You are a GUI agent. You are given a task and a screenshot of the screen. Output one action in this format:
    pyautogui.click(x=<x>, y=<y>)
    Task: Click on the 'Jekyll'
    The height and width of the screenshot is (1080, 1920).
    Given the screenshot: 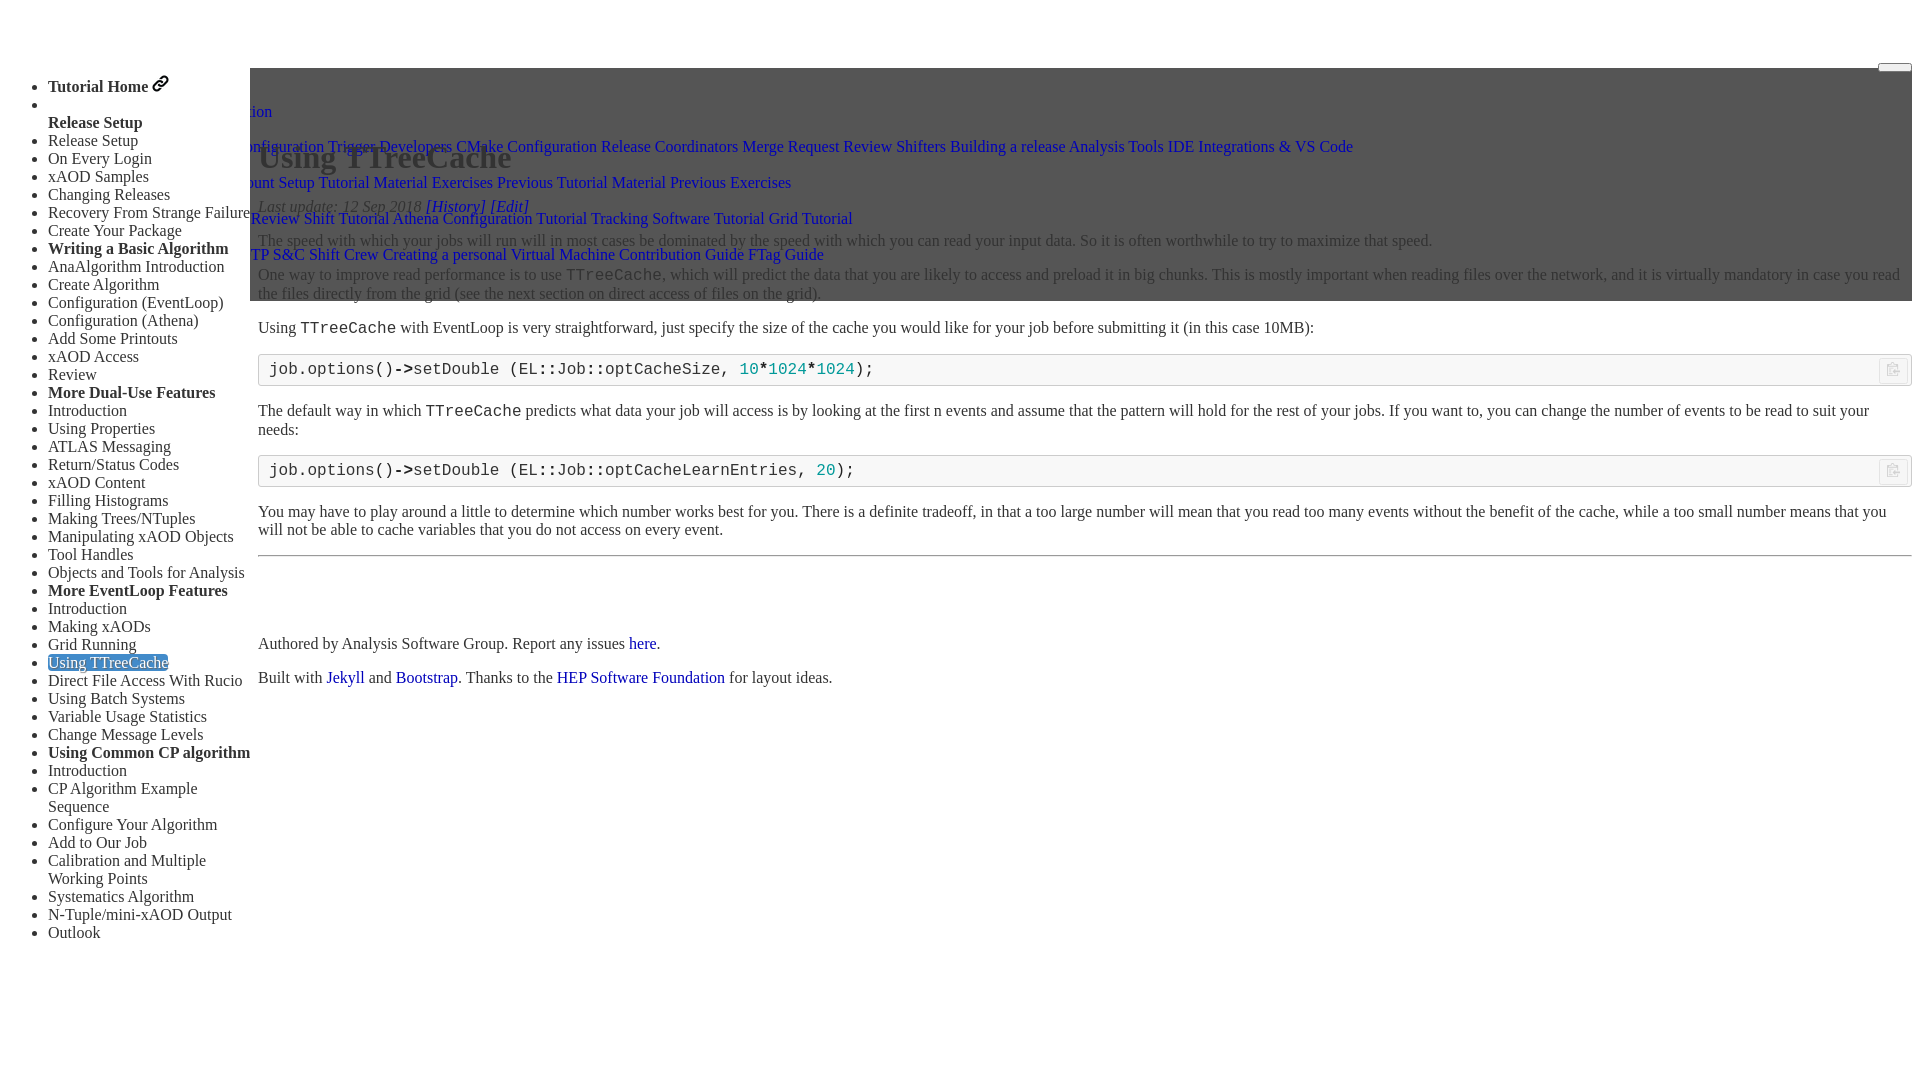 What is the action you would take?
    pyautogui.click(x=345, y=676)
    